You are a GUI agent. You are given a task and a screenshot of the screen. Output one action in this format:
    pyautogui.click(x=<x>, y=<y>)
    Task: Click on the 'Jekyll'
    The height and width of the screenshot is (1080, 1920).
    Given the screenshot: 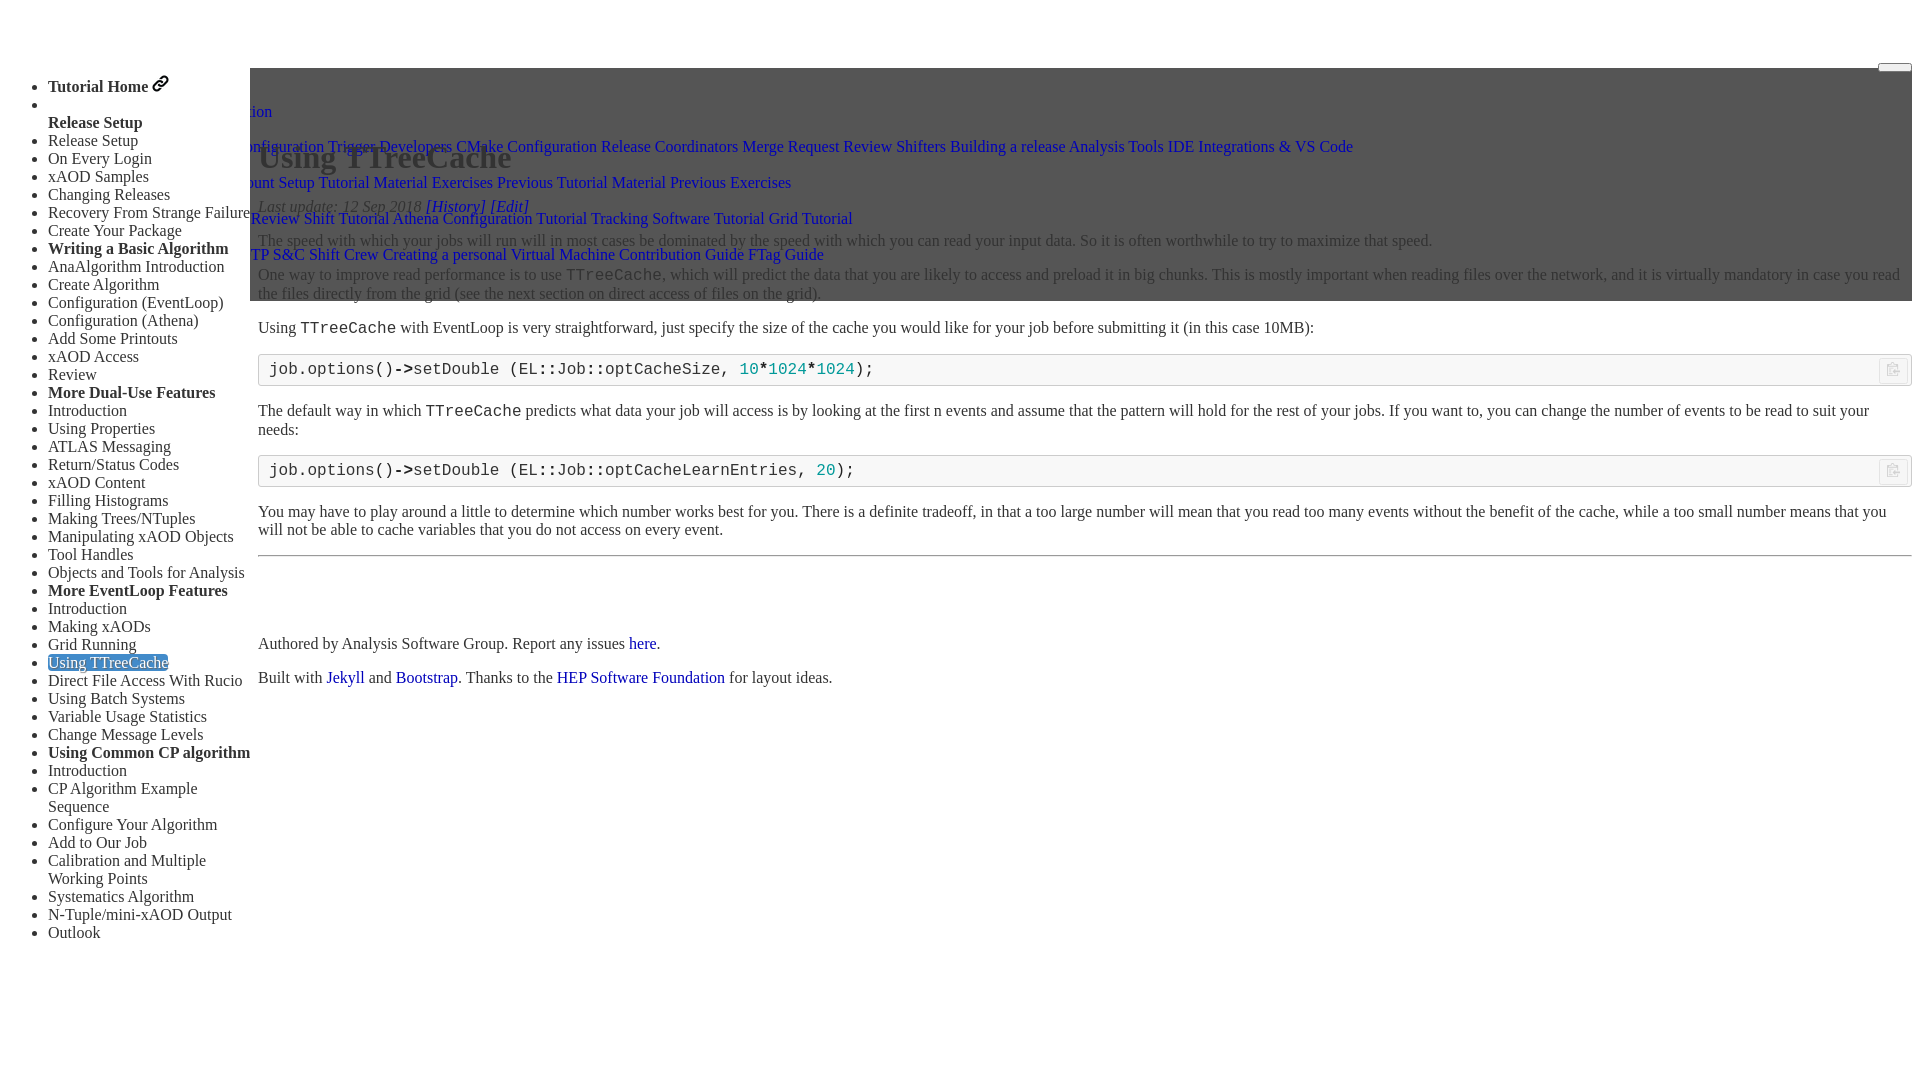 What is the action you would take?
    pyautogui.click(x=345, y=676)
    